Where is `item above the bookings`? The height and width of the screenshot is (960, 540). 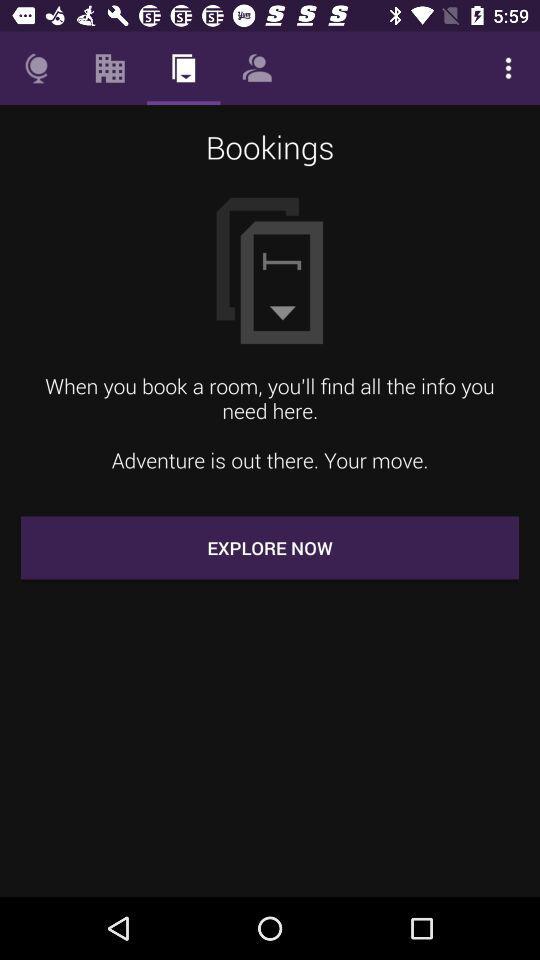 item above the bookings is located at coordinates (110, 68).